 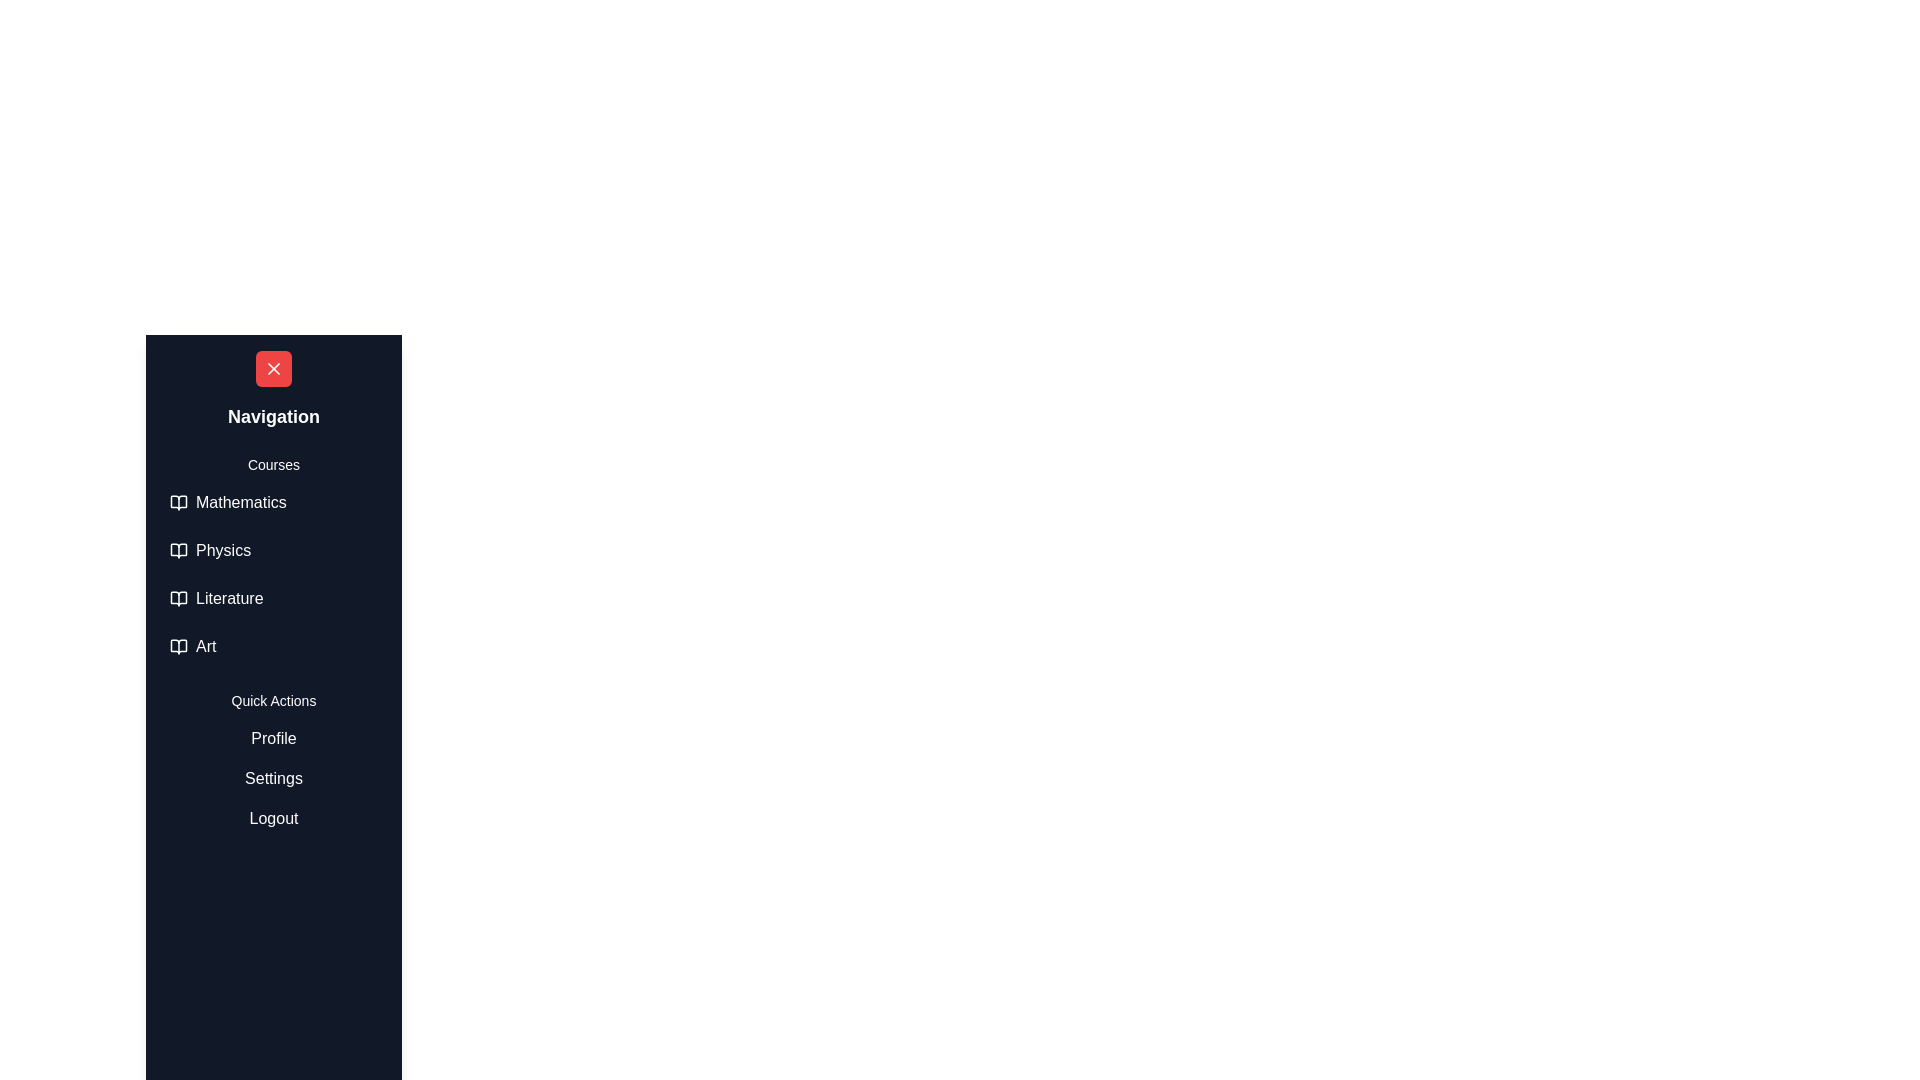 What do you see at coordinates (178, 551) in the screenshot?
I see `the SVG icon representing an open book in the 'Courses' navigation section, which corresponds to the 'Physics' label` at bounding box center [178, 551].